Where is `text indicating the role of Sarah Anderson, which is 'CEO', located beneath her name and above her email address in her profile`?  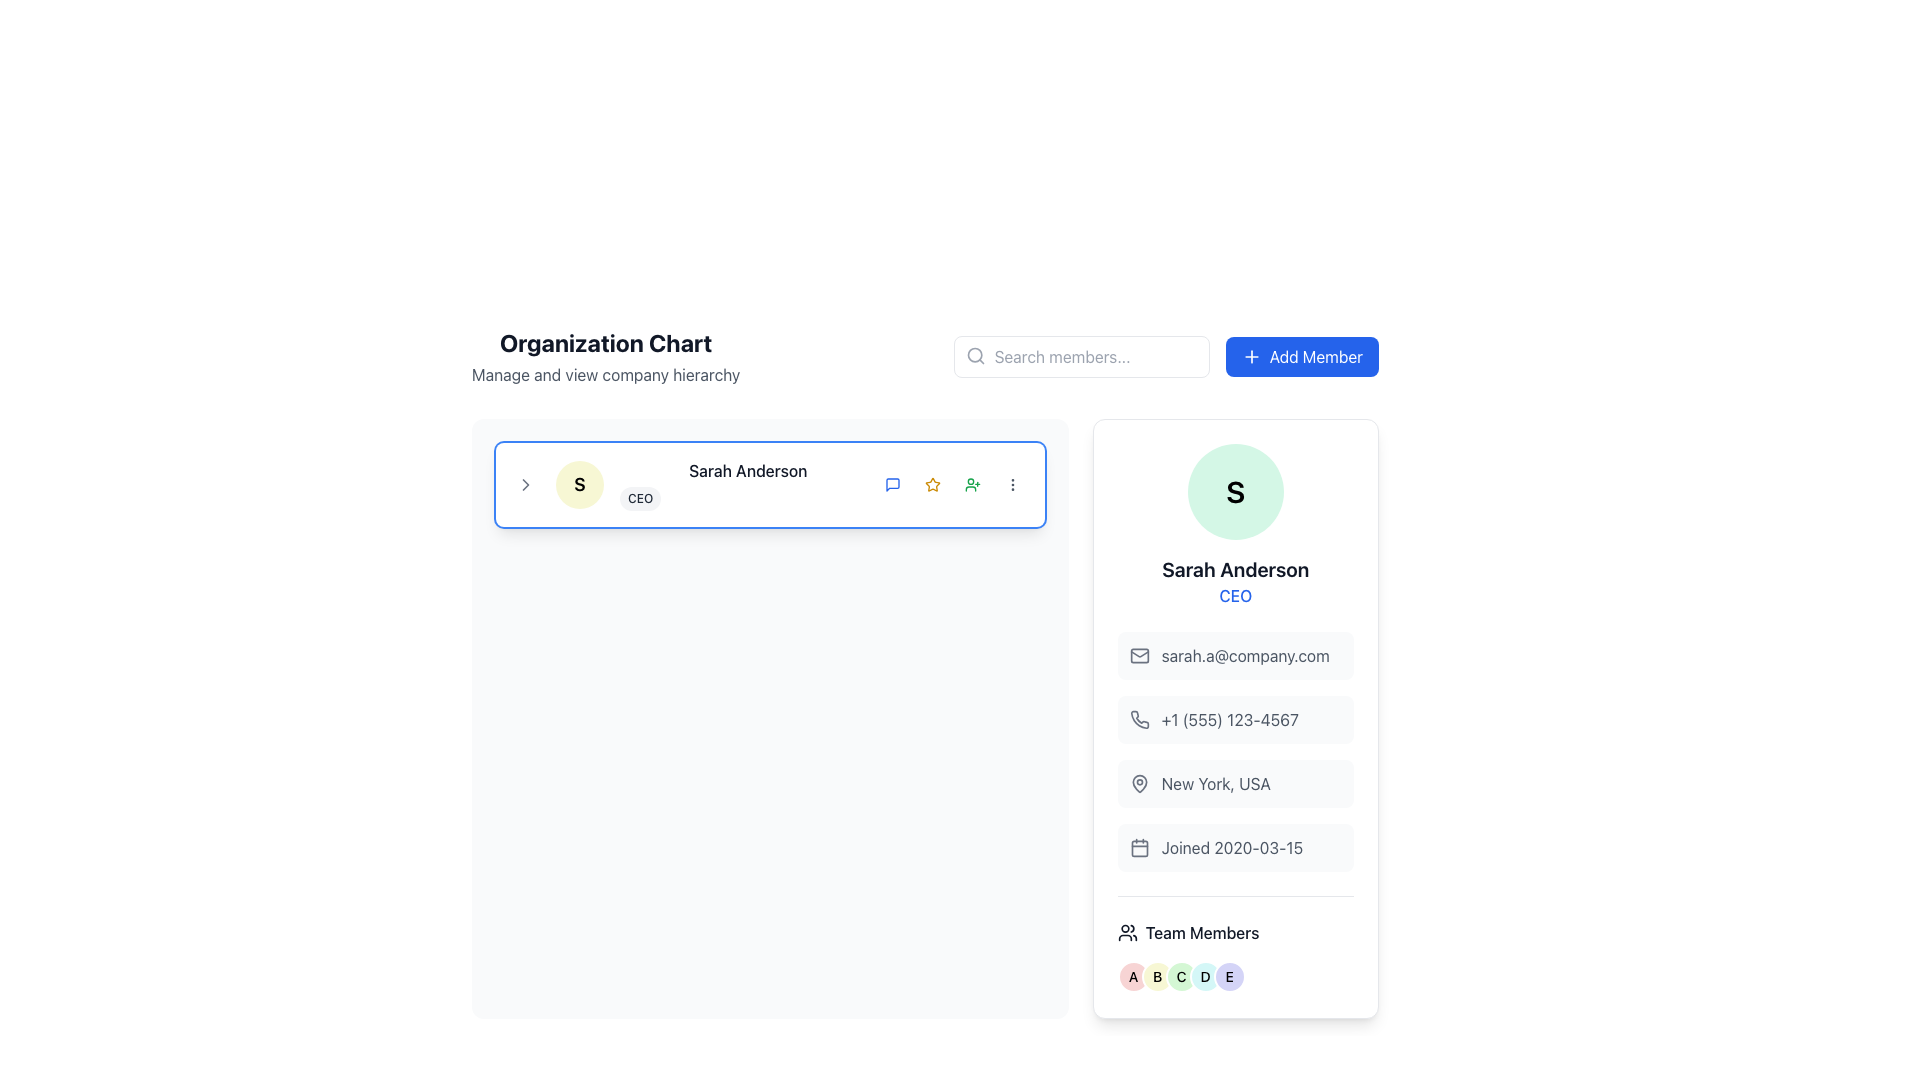 text indicating the role of Sarah Anderson, which is 'CEO', located beneath her name and above her email address in her profile is located at coordinates (1234, 595).